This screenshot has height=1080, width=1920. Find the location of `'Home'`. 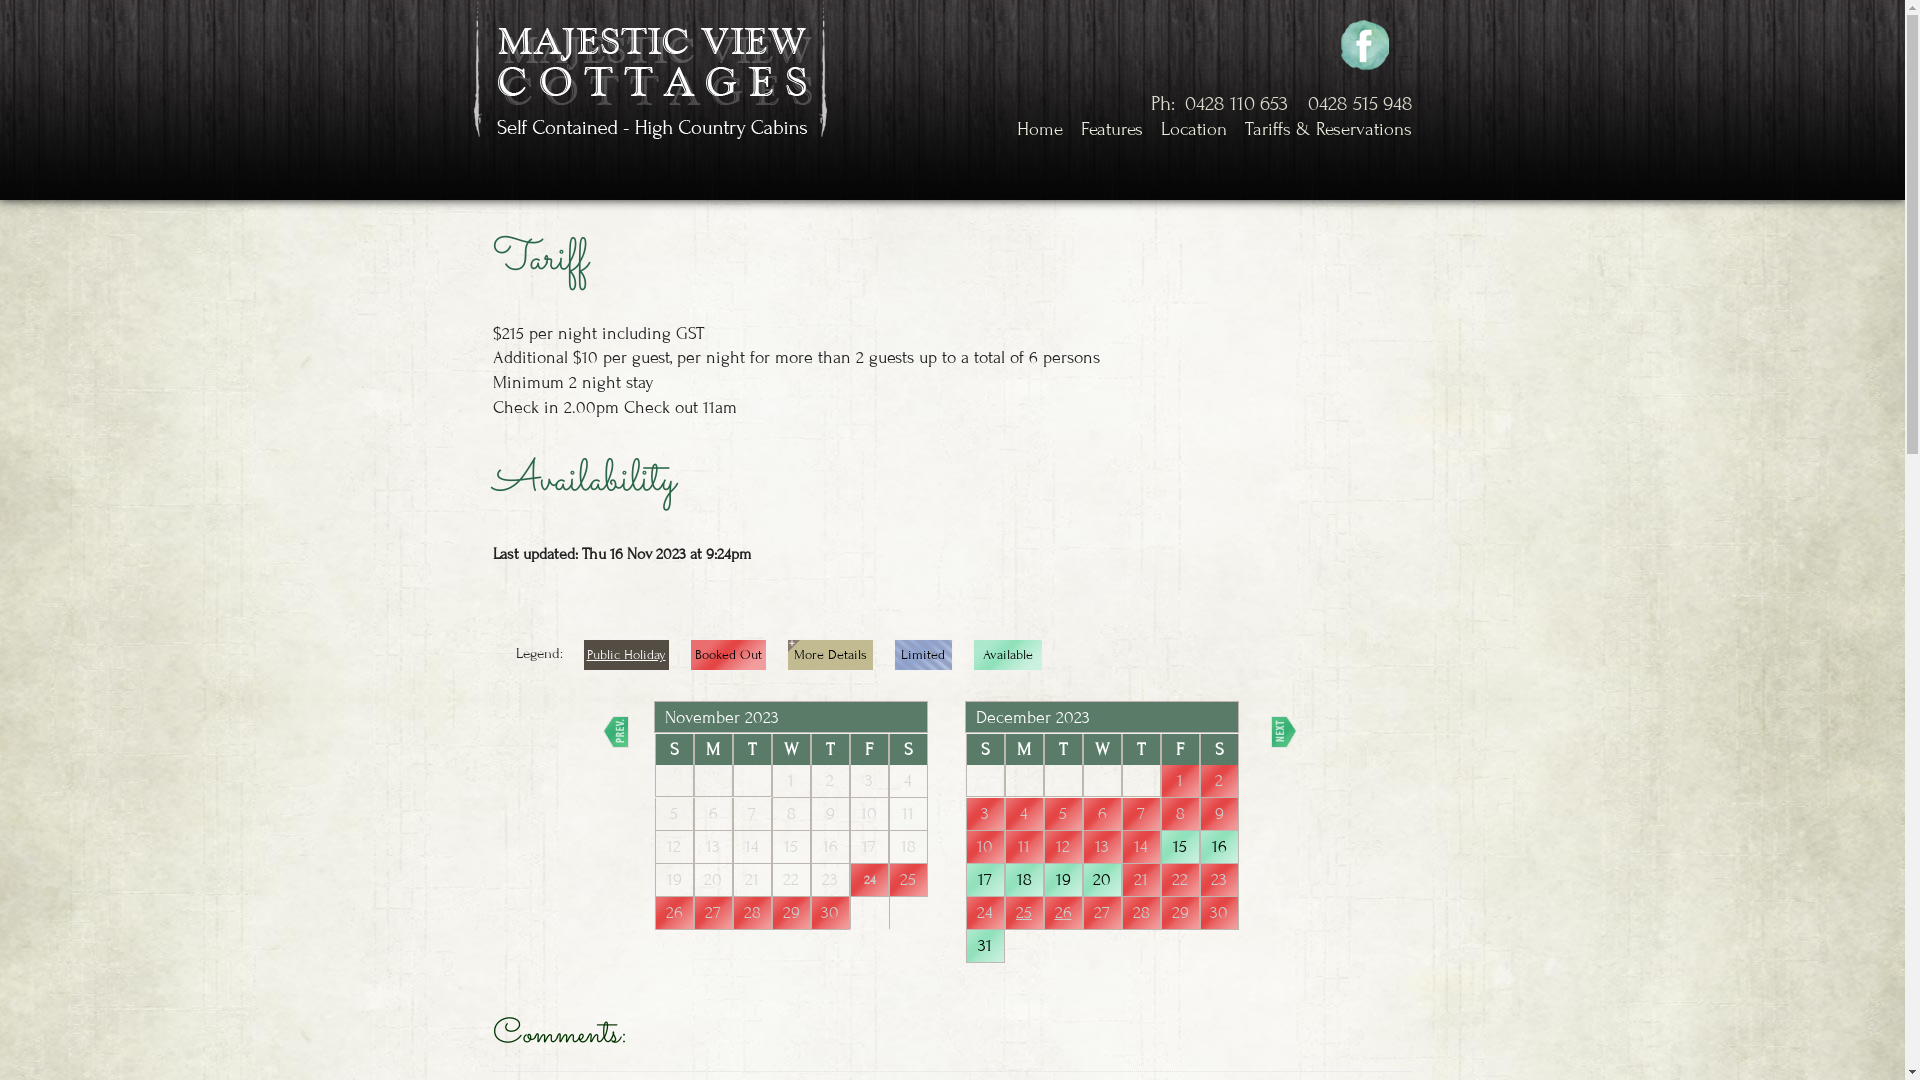

'Home' is located at coordinates (1040, 129).